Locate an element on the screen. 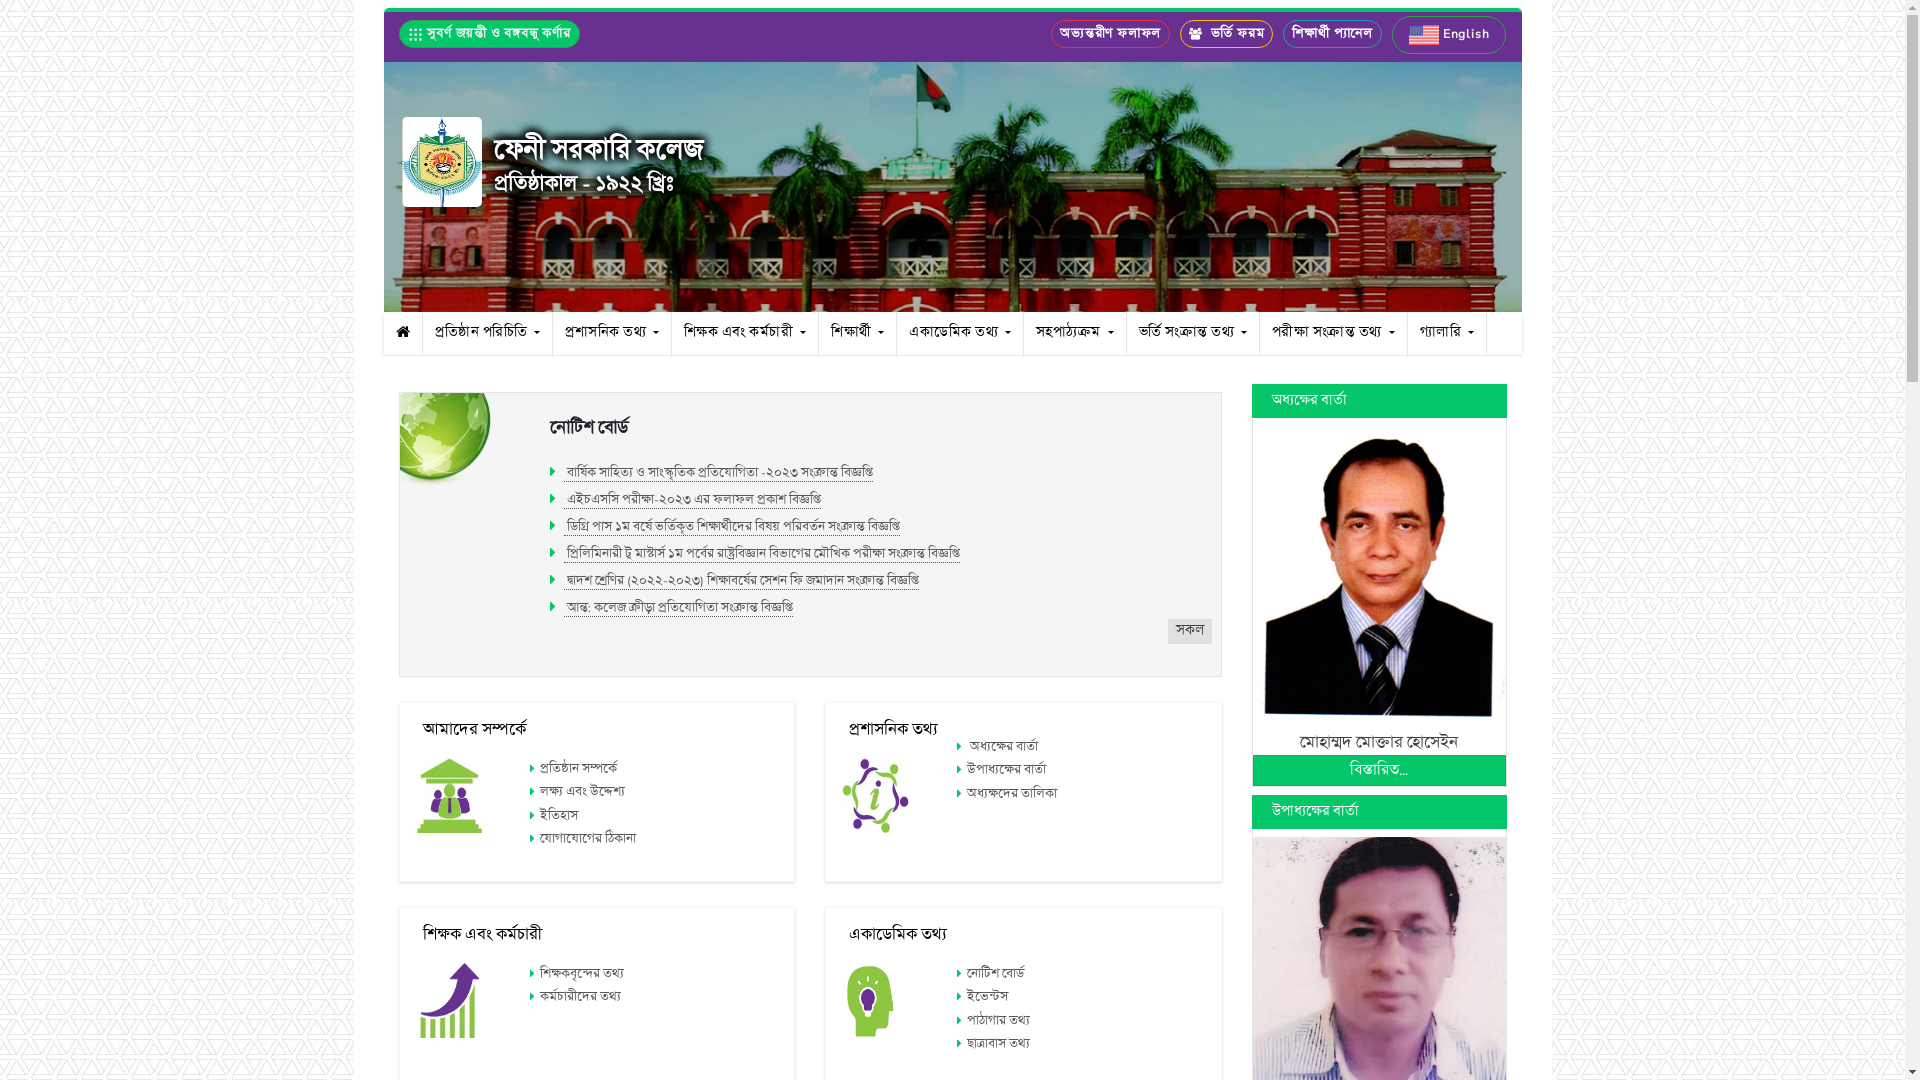 Image resolution: width=1920 pixels, height=1080 pixels. 'English' is located at coordinates (1449, 34).